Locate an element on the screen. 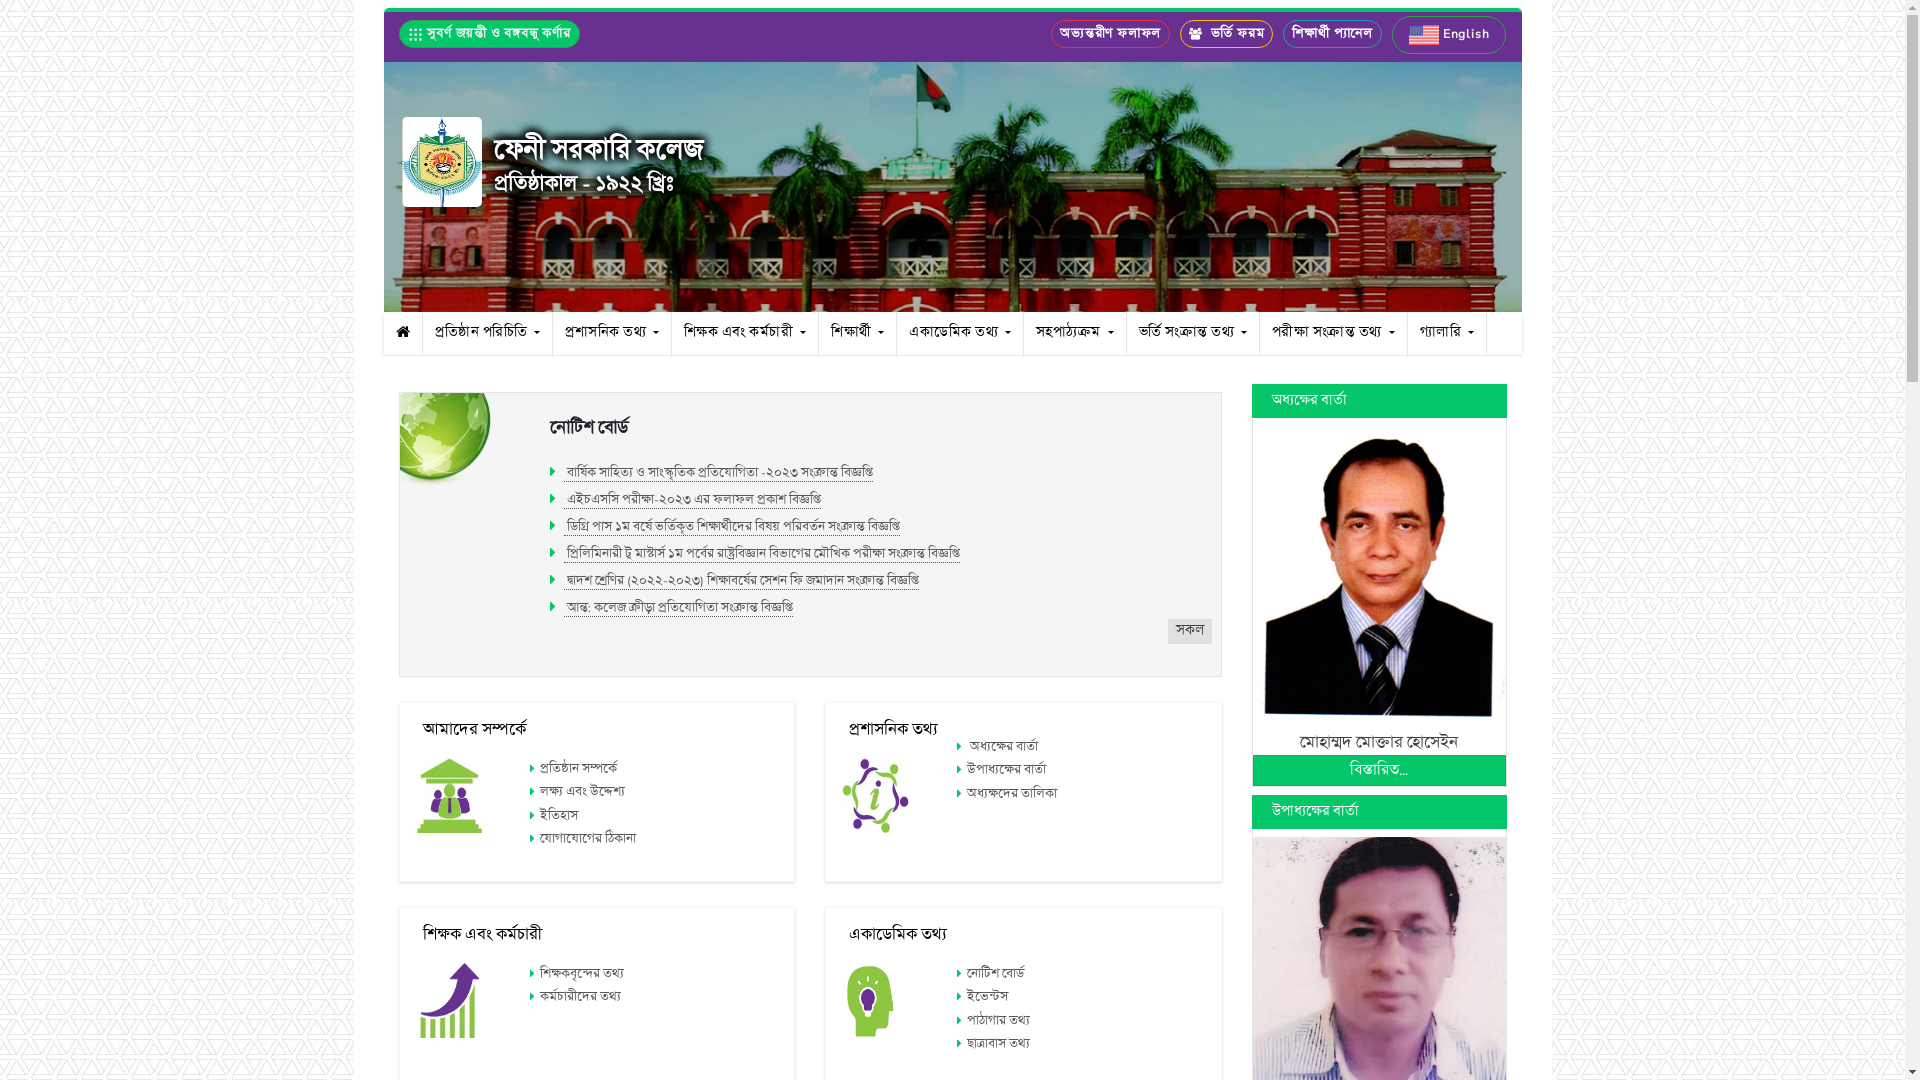 Image resolution: width=1920 pixels, height=1080 pixels. 'English' is located at coordinates (1449, 34).